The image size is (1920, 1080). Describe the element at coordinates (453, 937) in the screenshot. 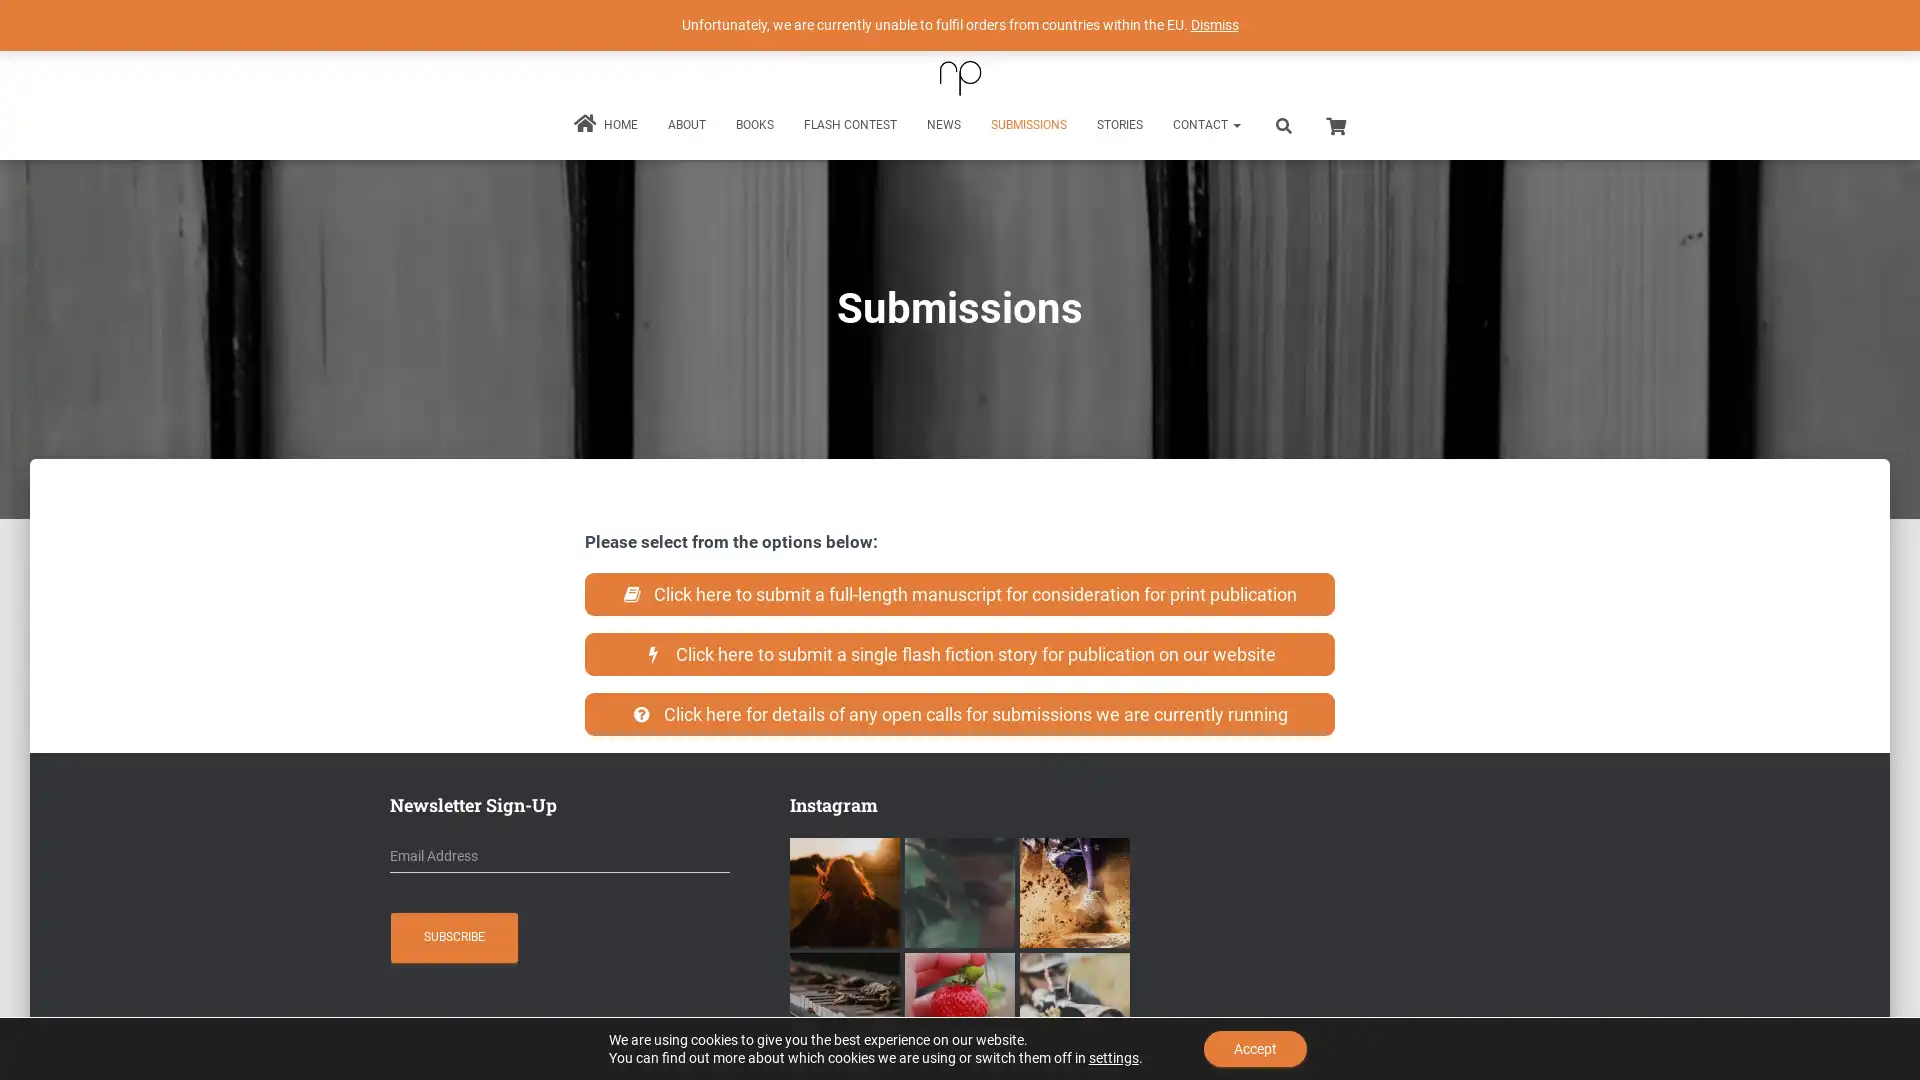

I see `Subscribe` at that location.